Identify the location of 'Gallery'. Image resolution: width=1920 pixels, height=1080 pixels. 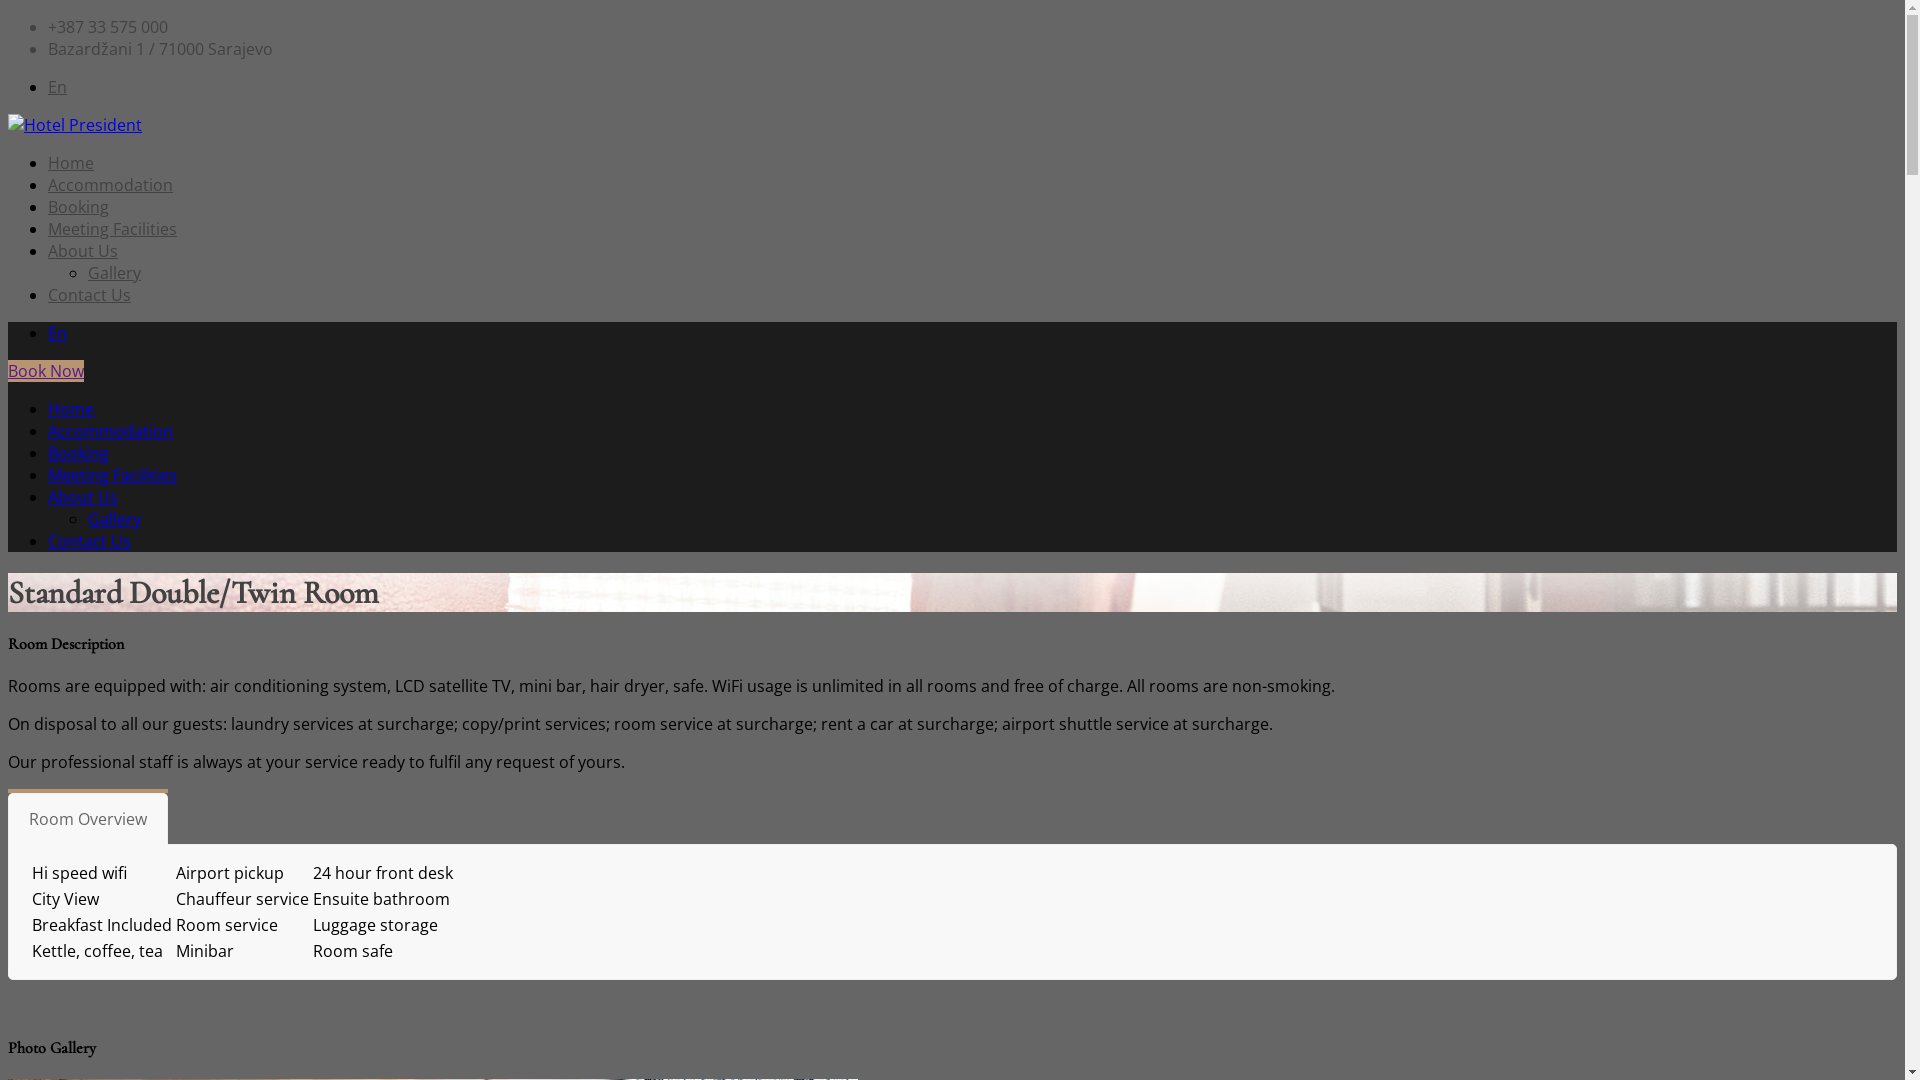
(86, 518).